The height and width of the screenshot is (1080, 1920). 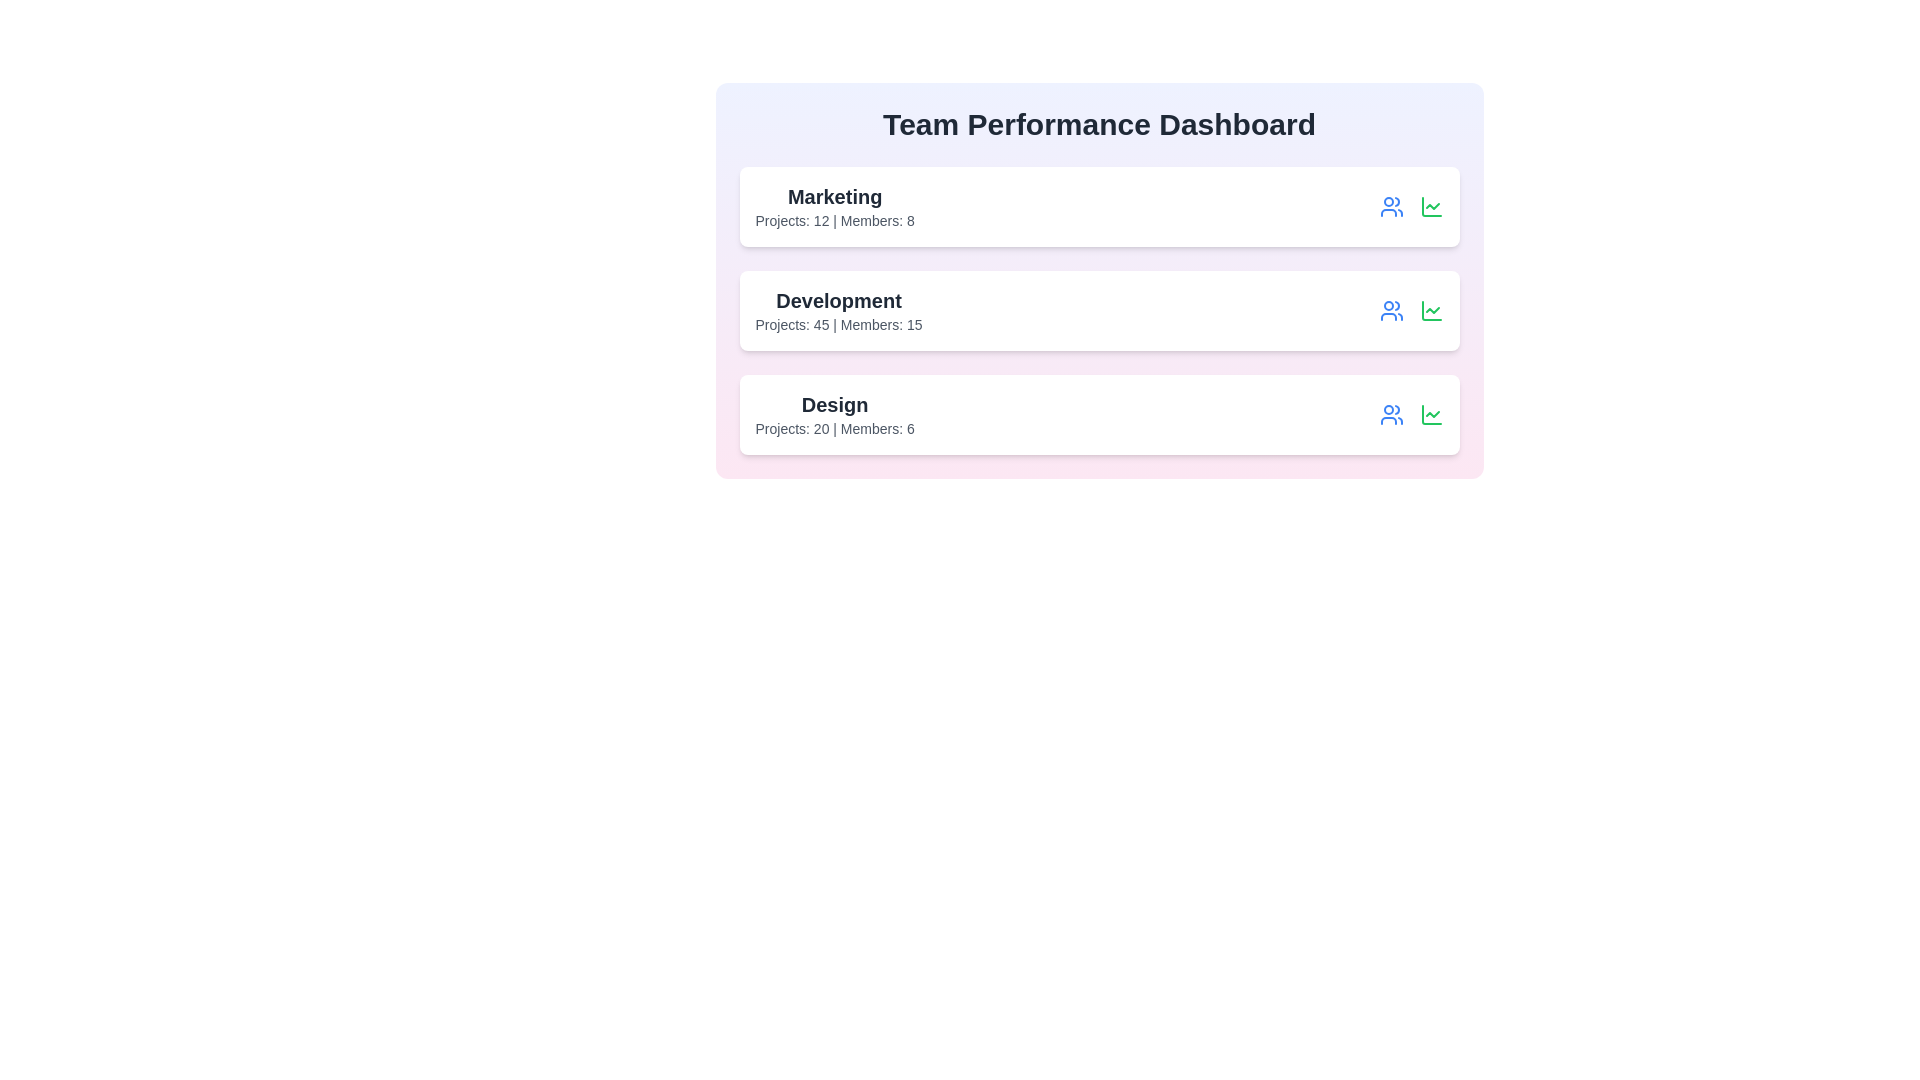 I want to click on the chart icon for Design statistics, so click(x=1430, y=414).